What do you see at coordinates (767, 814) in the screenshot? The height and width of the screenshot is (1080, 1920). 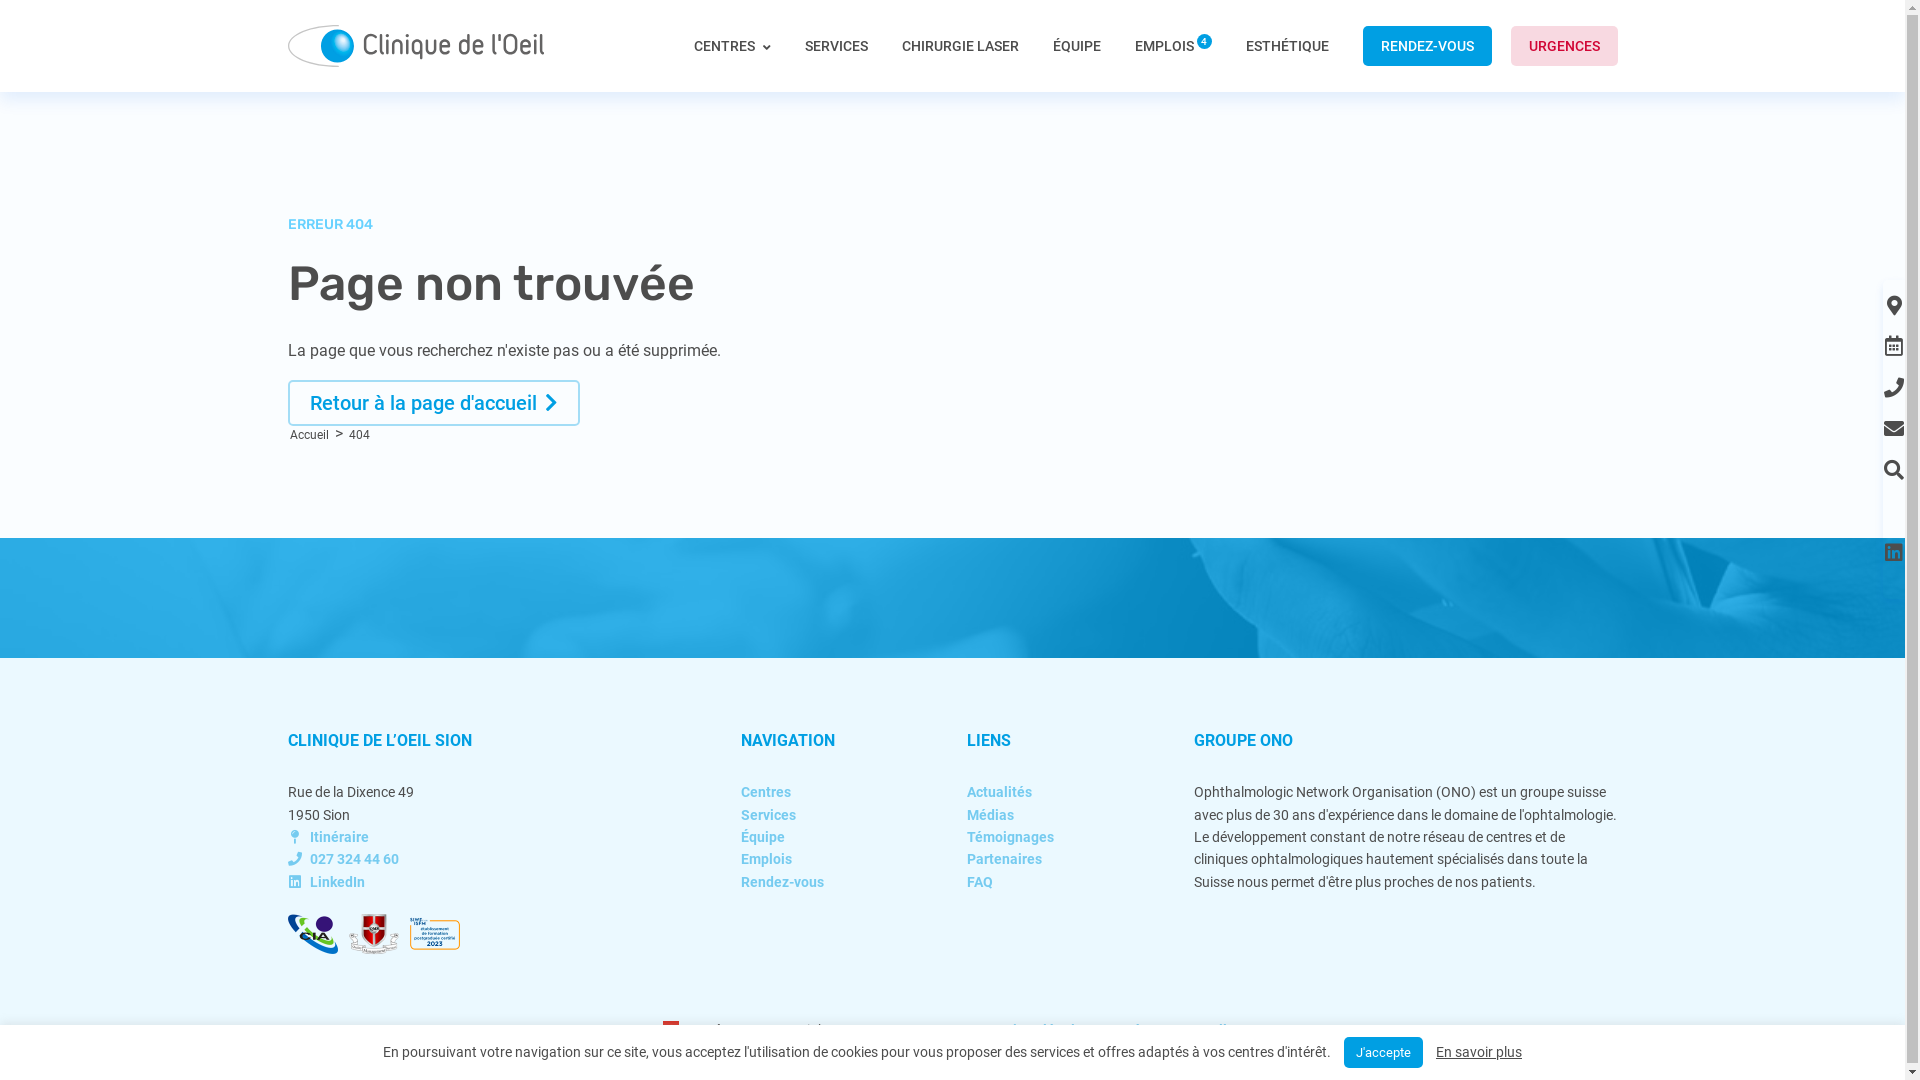 I see `'Services'` at bounding box center [767, 814].